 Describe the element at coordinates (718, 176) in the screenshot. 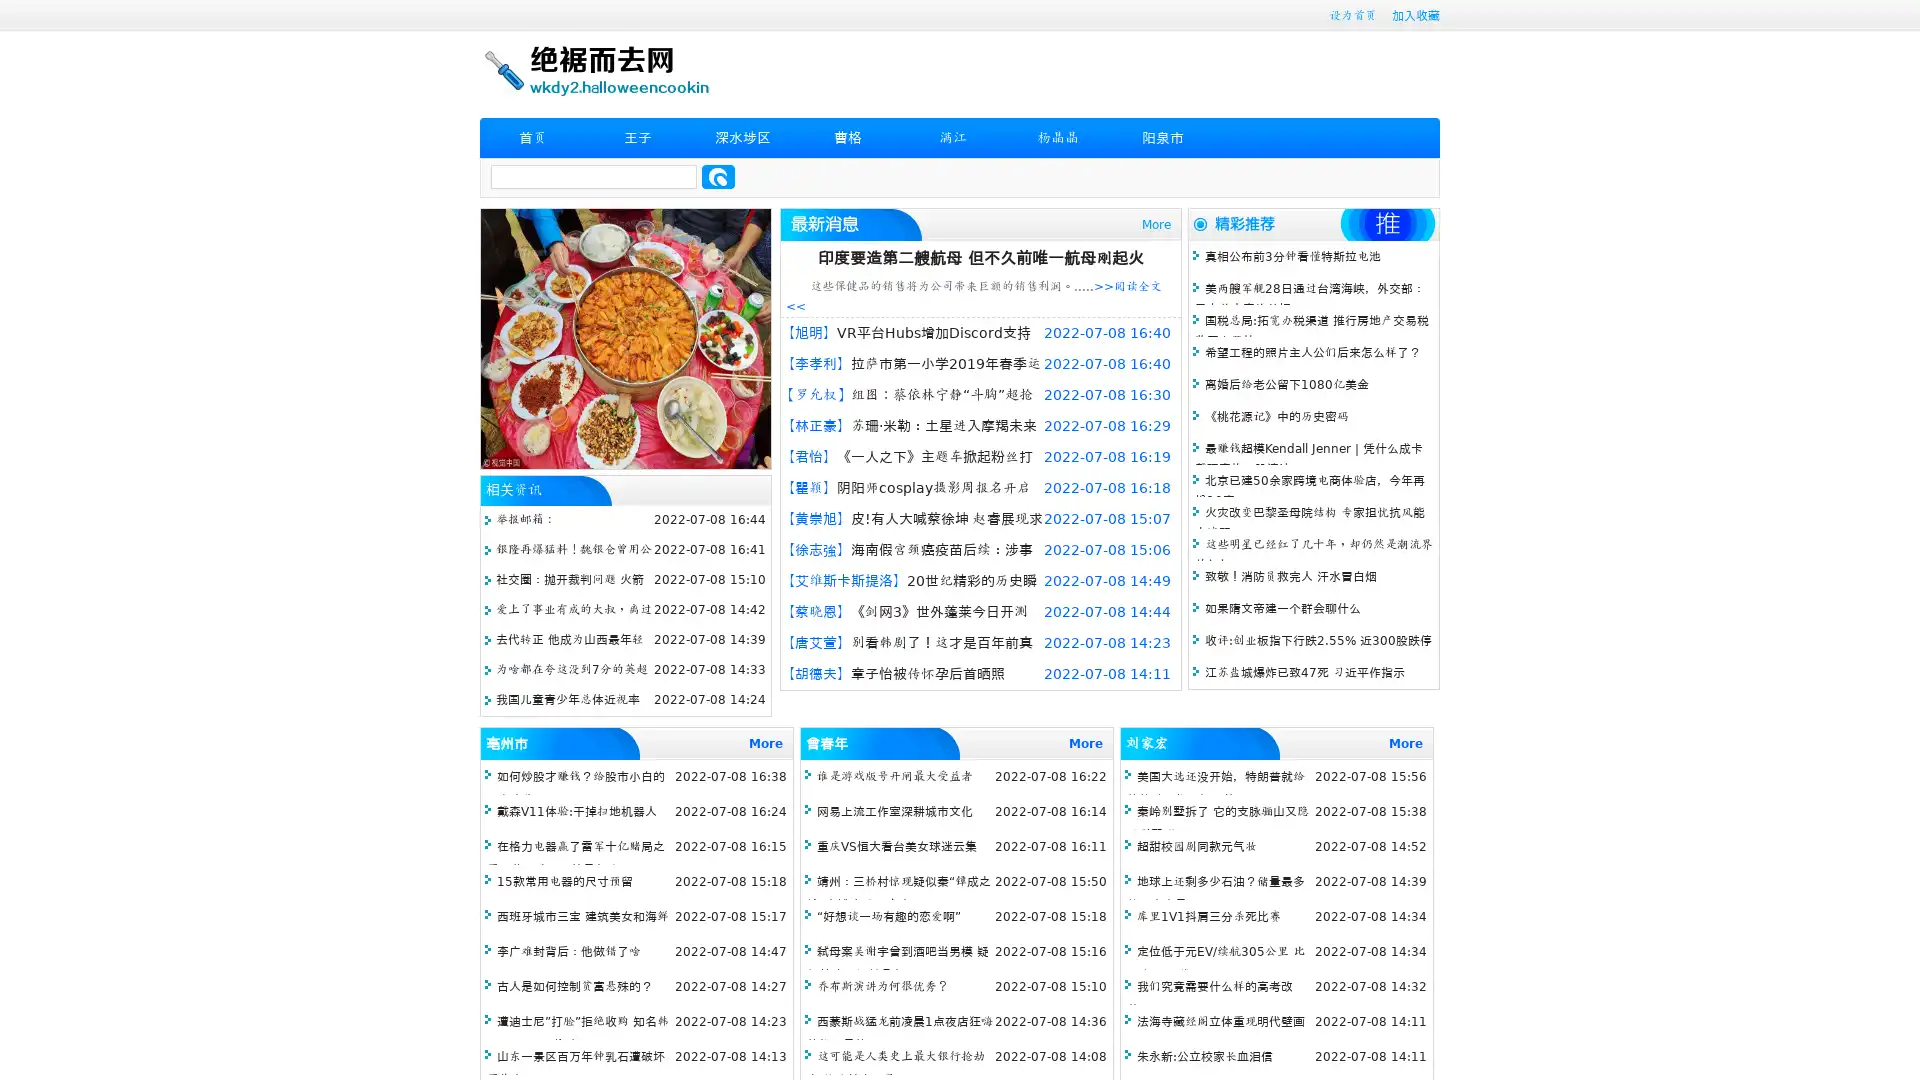

I see `Search` at that location.